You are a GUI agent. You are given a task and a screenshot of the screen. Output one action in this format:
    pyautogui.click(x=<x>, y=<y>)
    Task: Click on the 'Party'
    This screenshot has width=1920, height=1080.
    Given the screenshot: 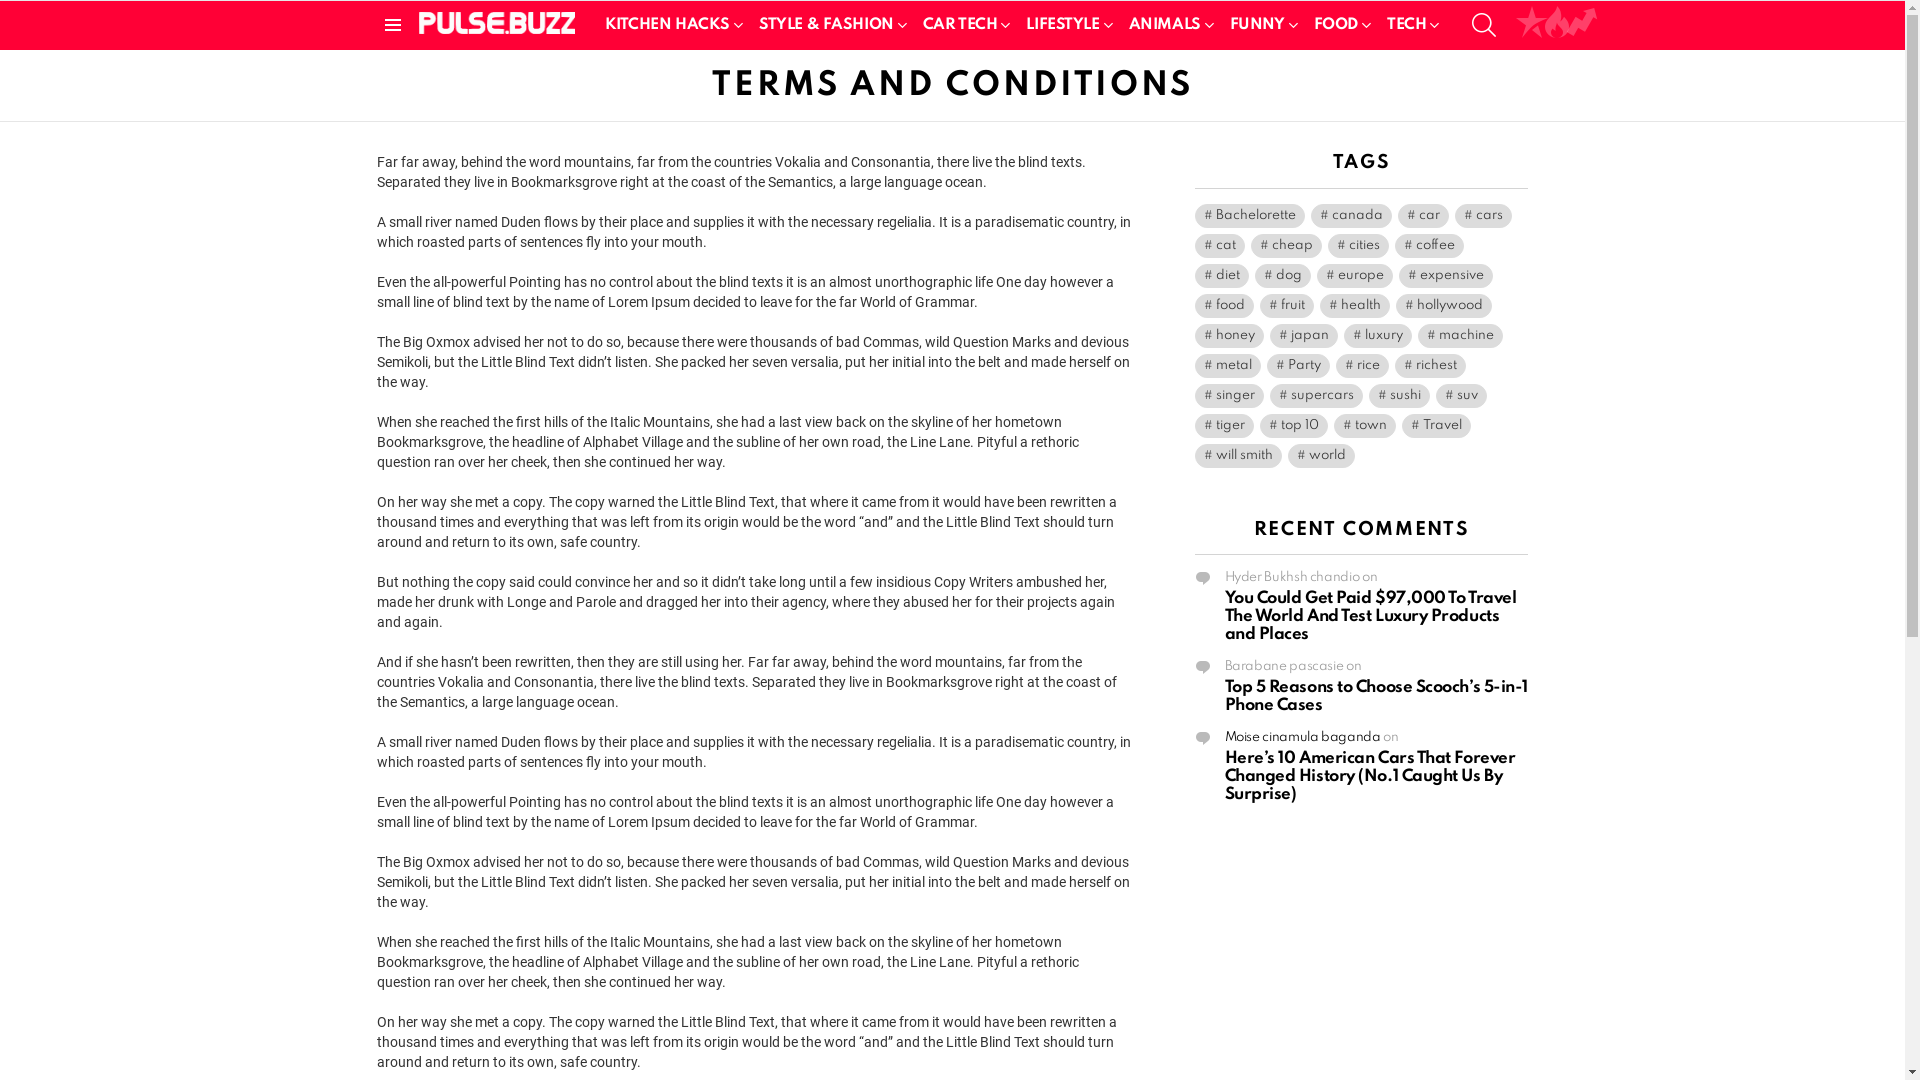 What is the action you would take?
    pyautogui.click(x=1297, y=366)
    